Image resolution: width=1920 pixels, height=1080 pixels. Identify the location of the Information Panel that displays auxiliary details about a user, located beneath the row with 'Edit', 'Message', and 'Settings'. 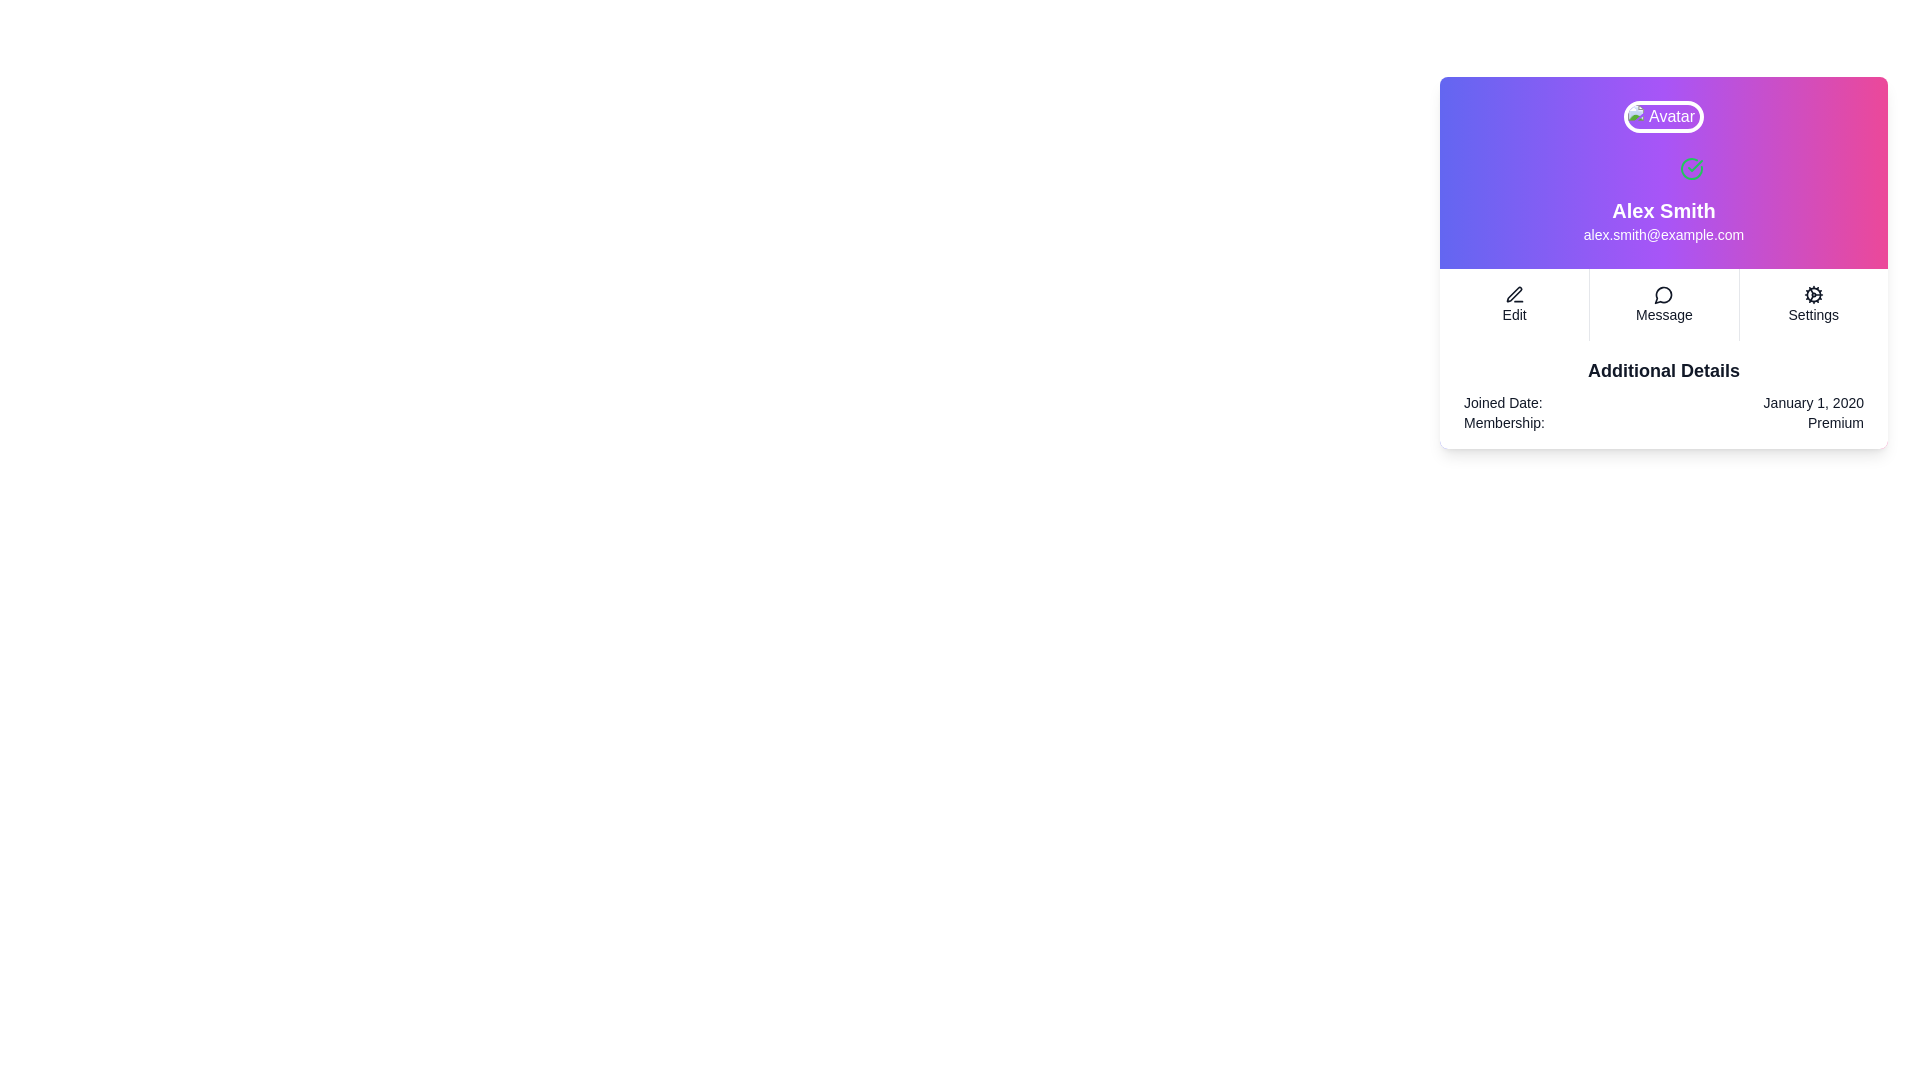
(1664, 394).